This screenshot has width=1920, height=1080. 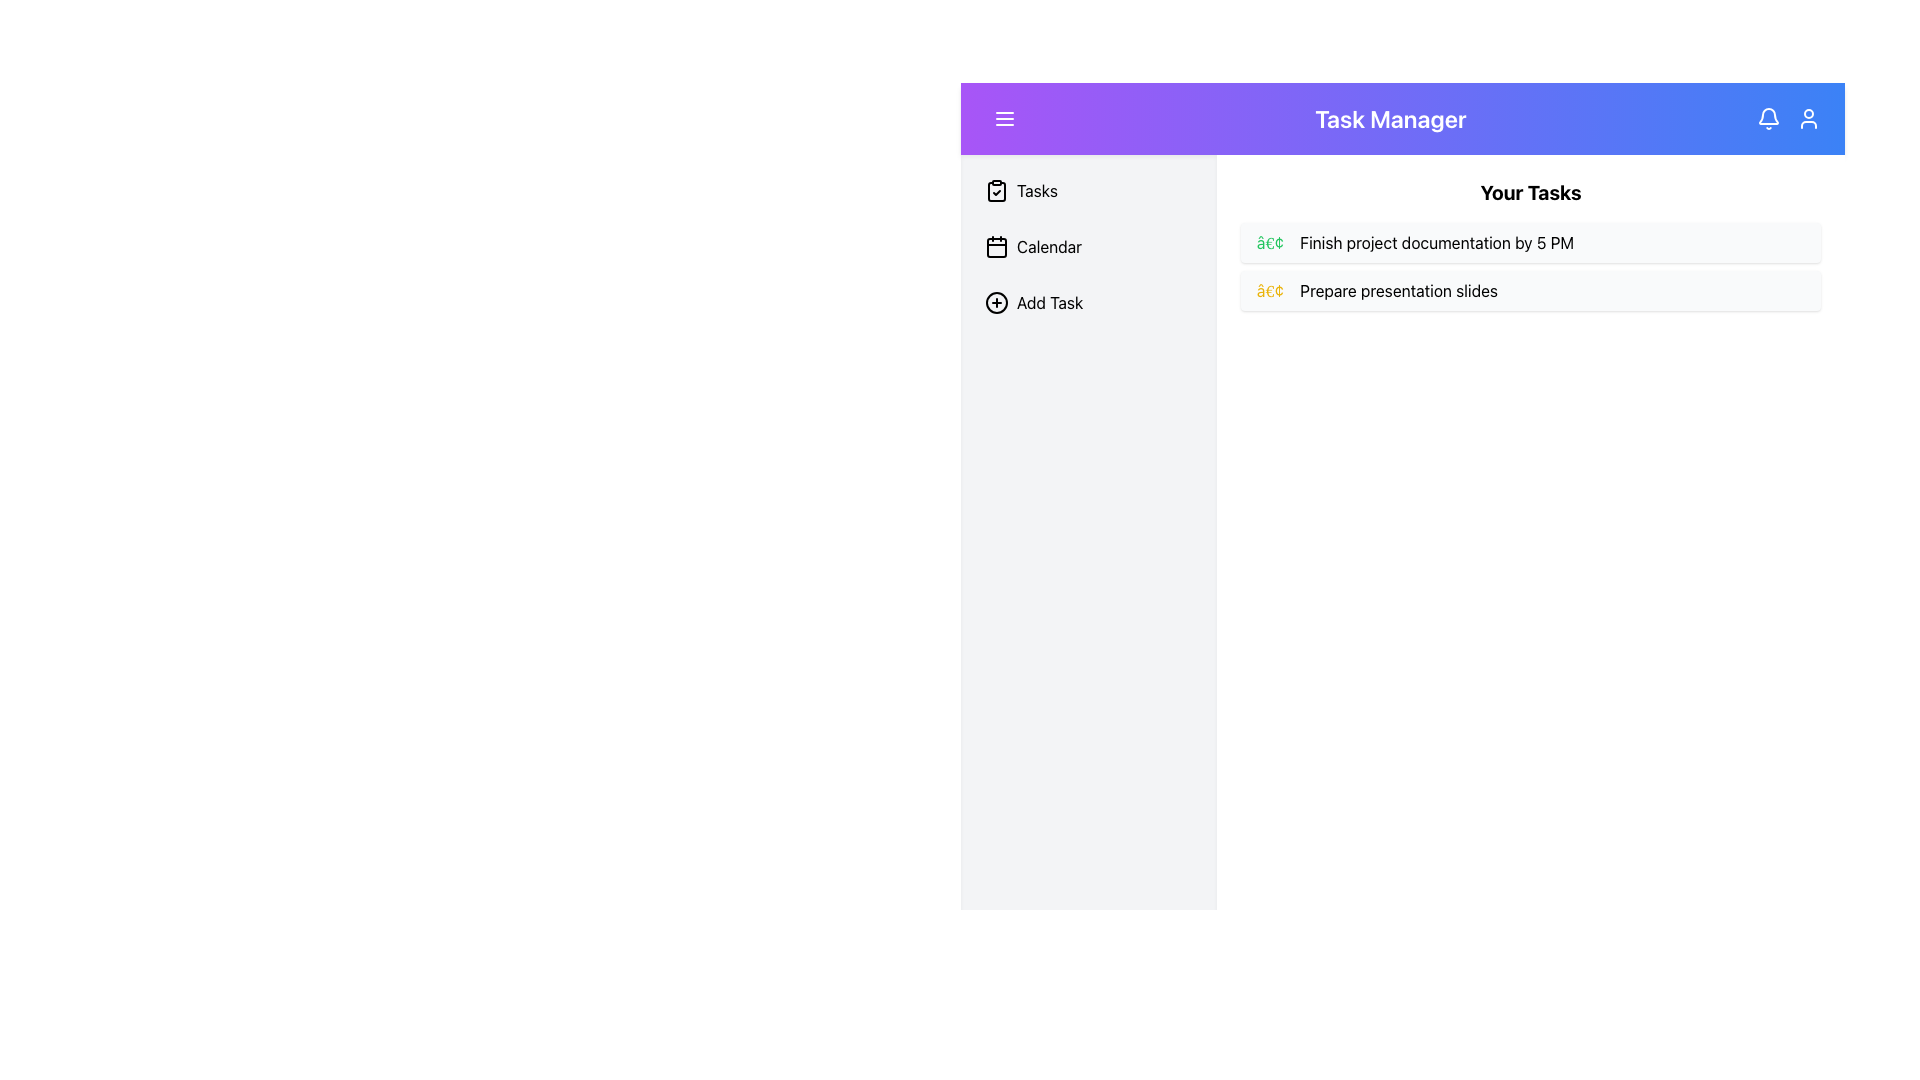 What do you see at coordinates (1004, 119) in the screenshot?
I see `the Hamburger Menu icon located at the top left corner of the purple header bar to make it highlighted` at bounding box center [1004, 119].